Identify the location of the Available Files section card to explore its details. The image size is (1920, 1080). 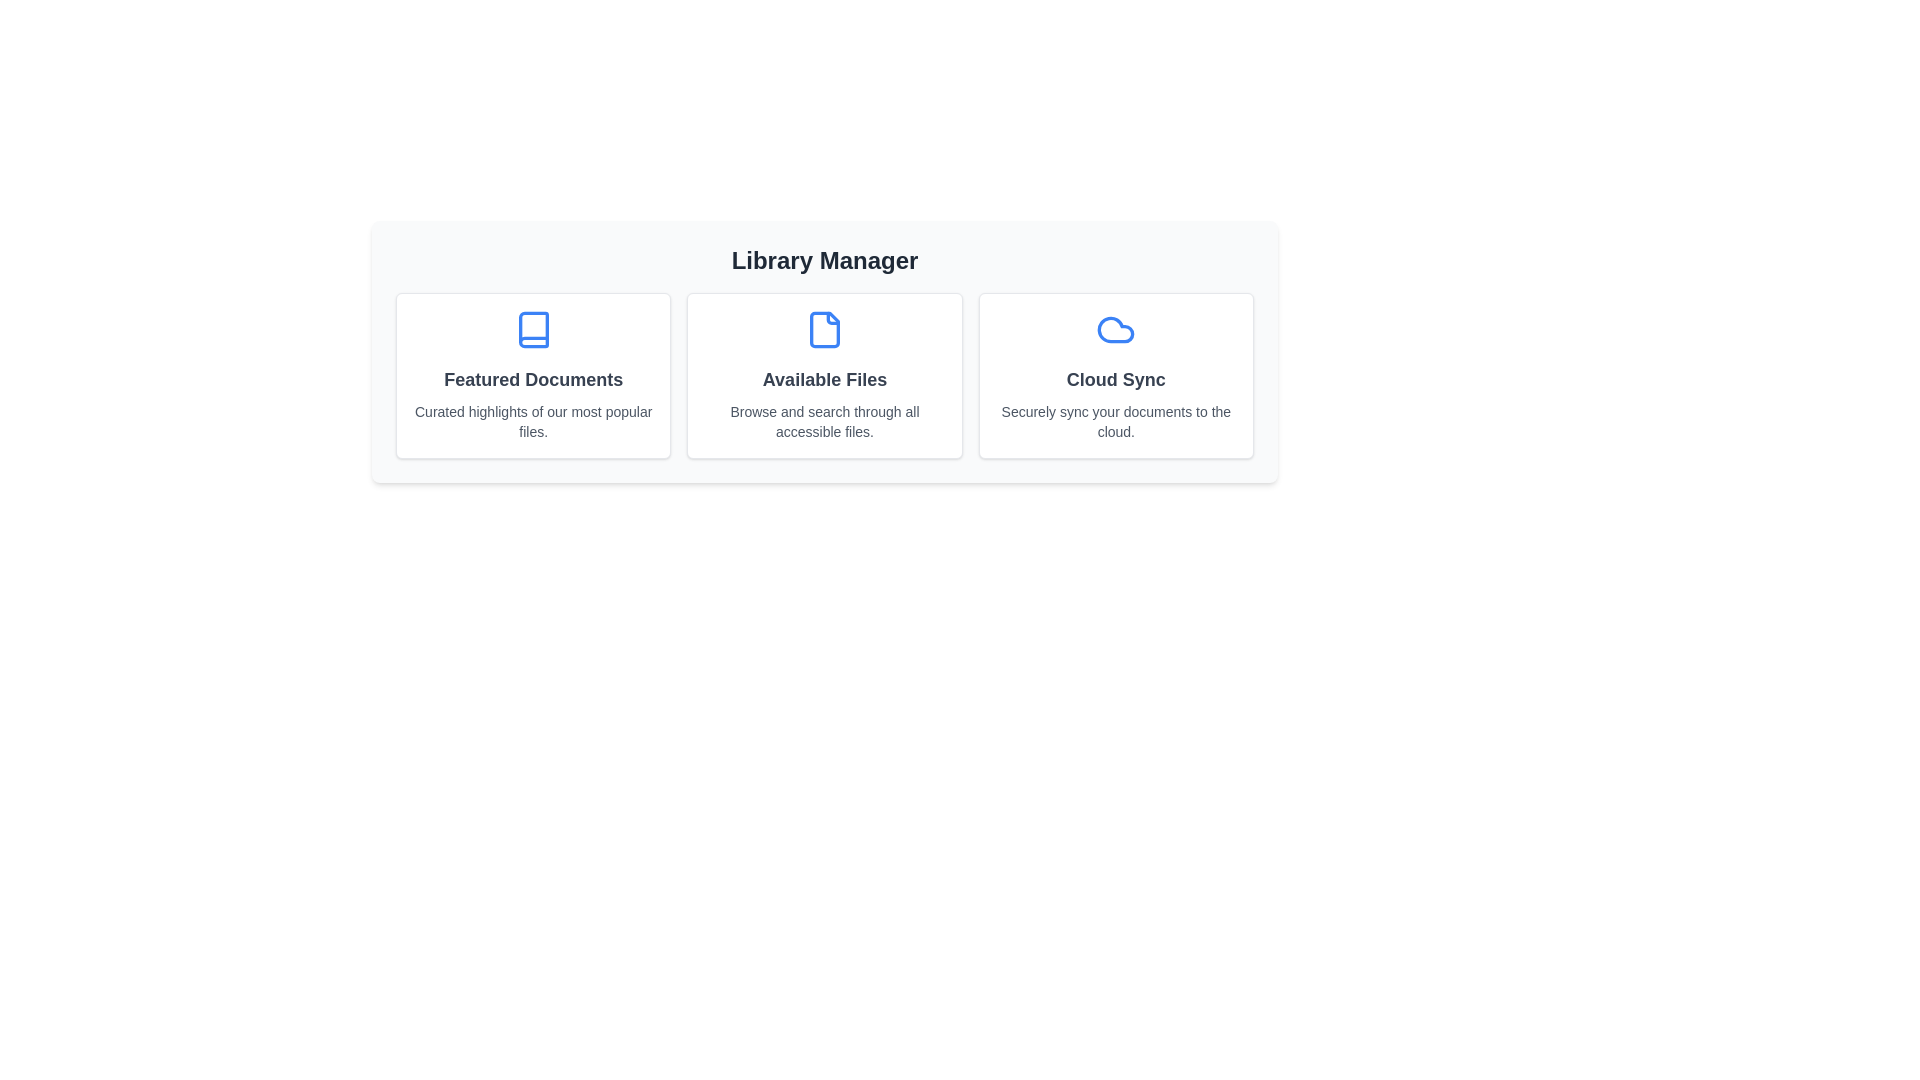
(825, 375).